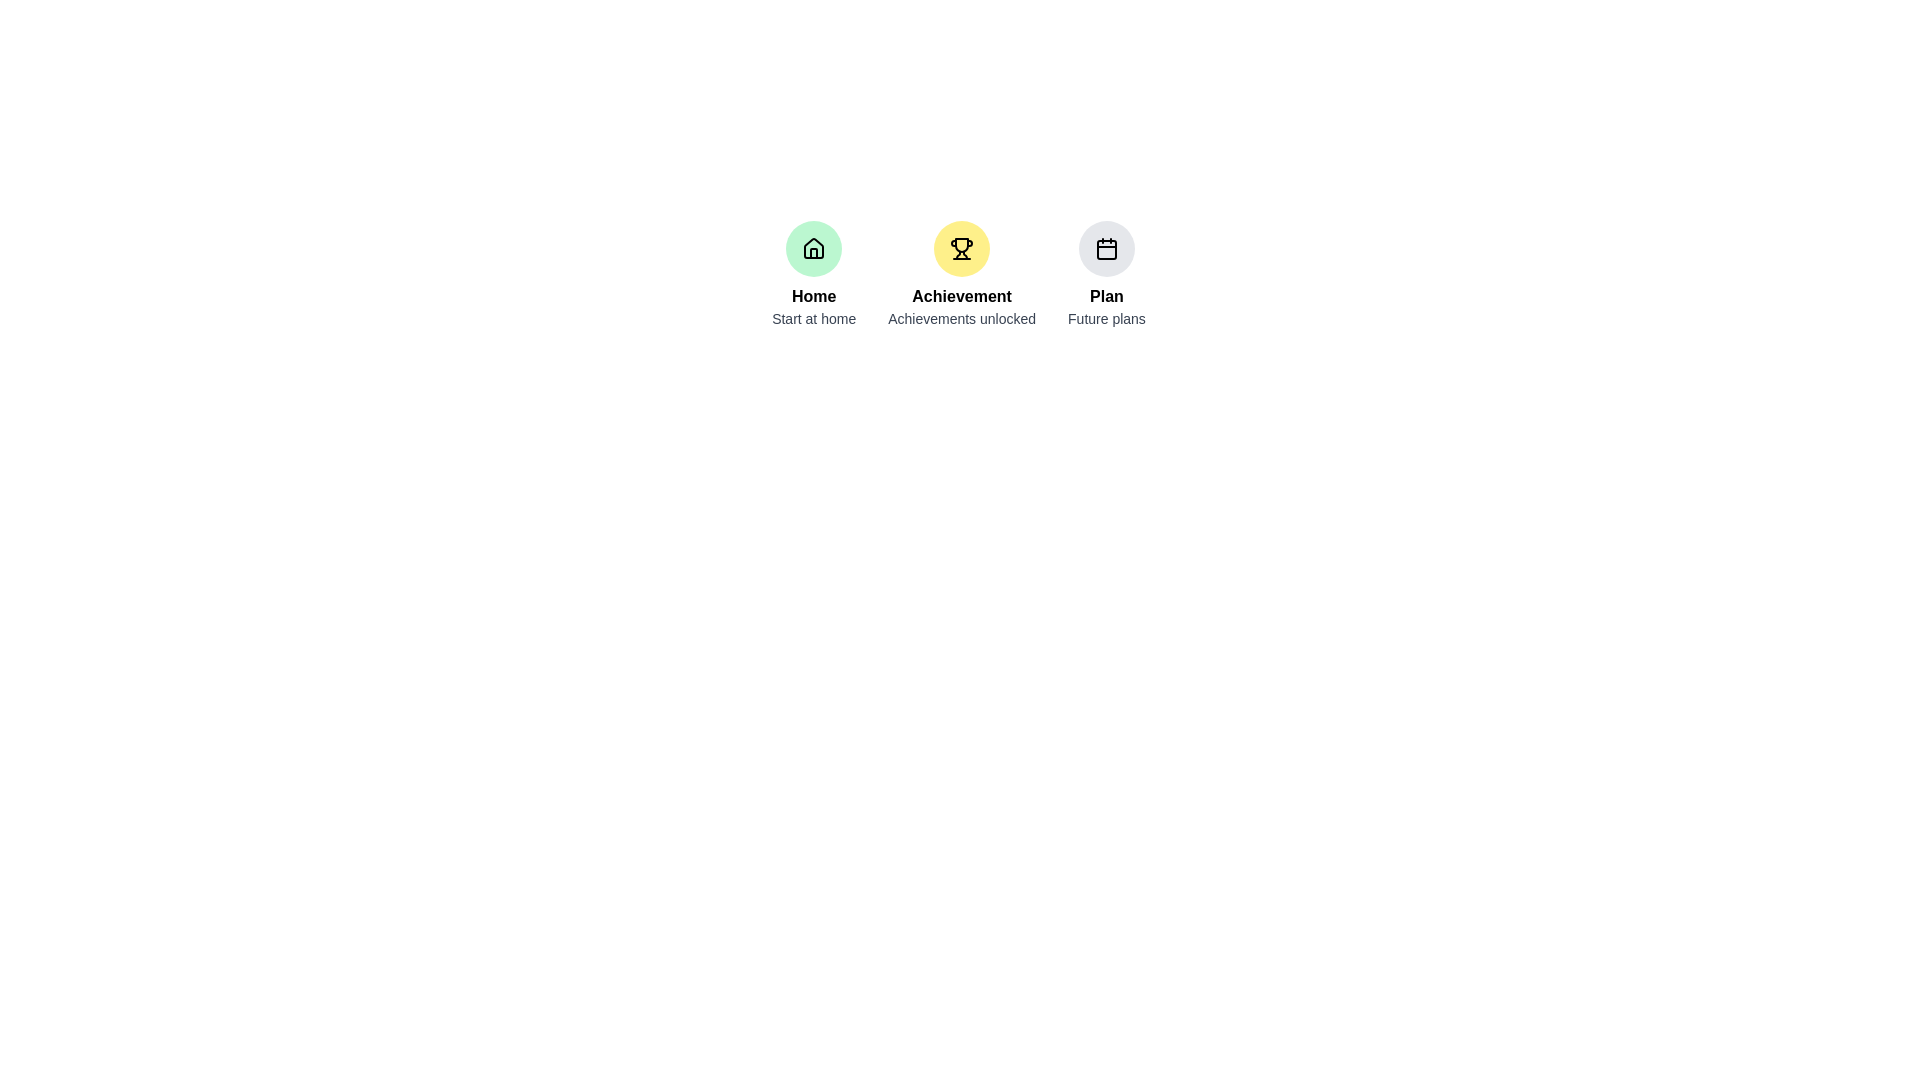 This screenshot has height=1080, width=1920. What do you see at coordinates (962, 248) in the screenshot?
I see `the trophy-shaped icon located in the center section of the interface` at bounding box center [962, 248].